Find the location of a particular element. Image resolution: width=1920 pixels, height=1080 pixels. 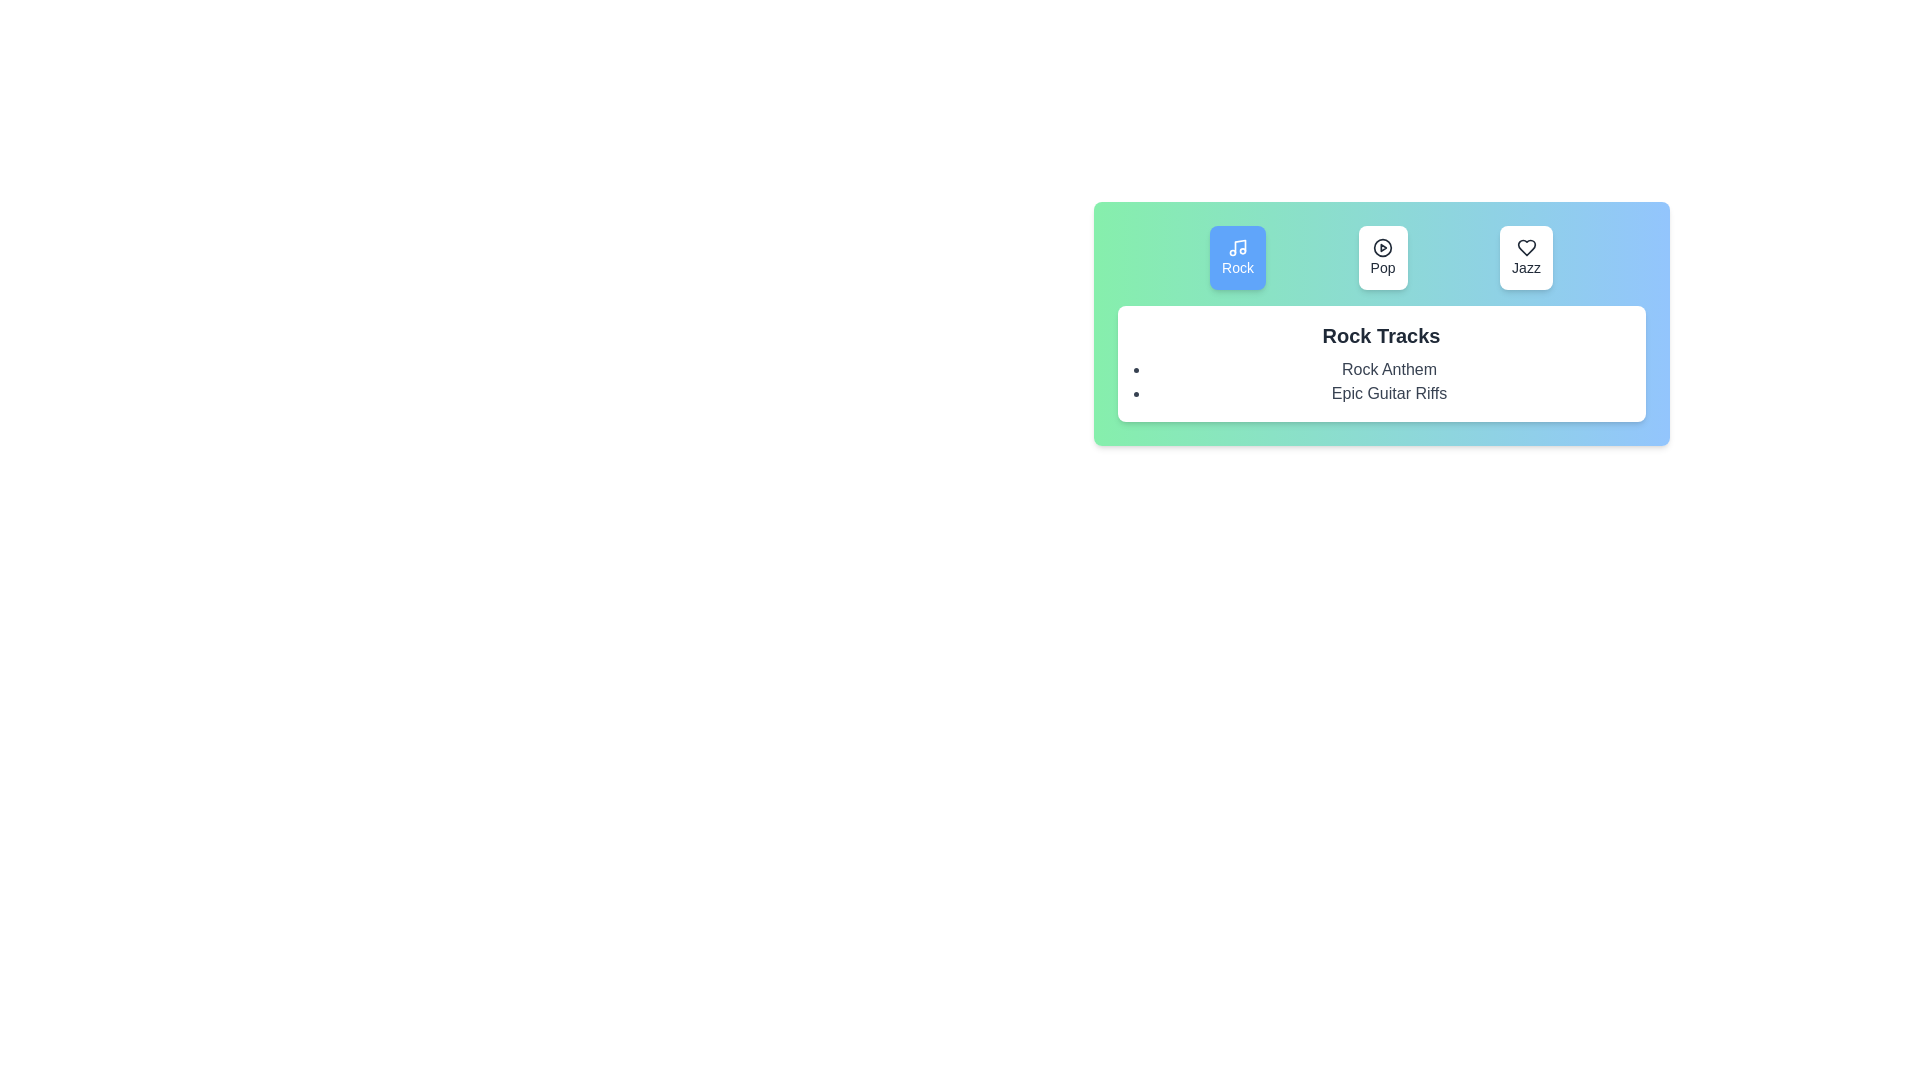

the Jazz genre by clicking its button is located at coordinates (1525, 257).